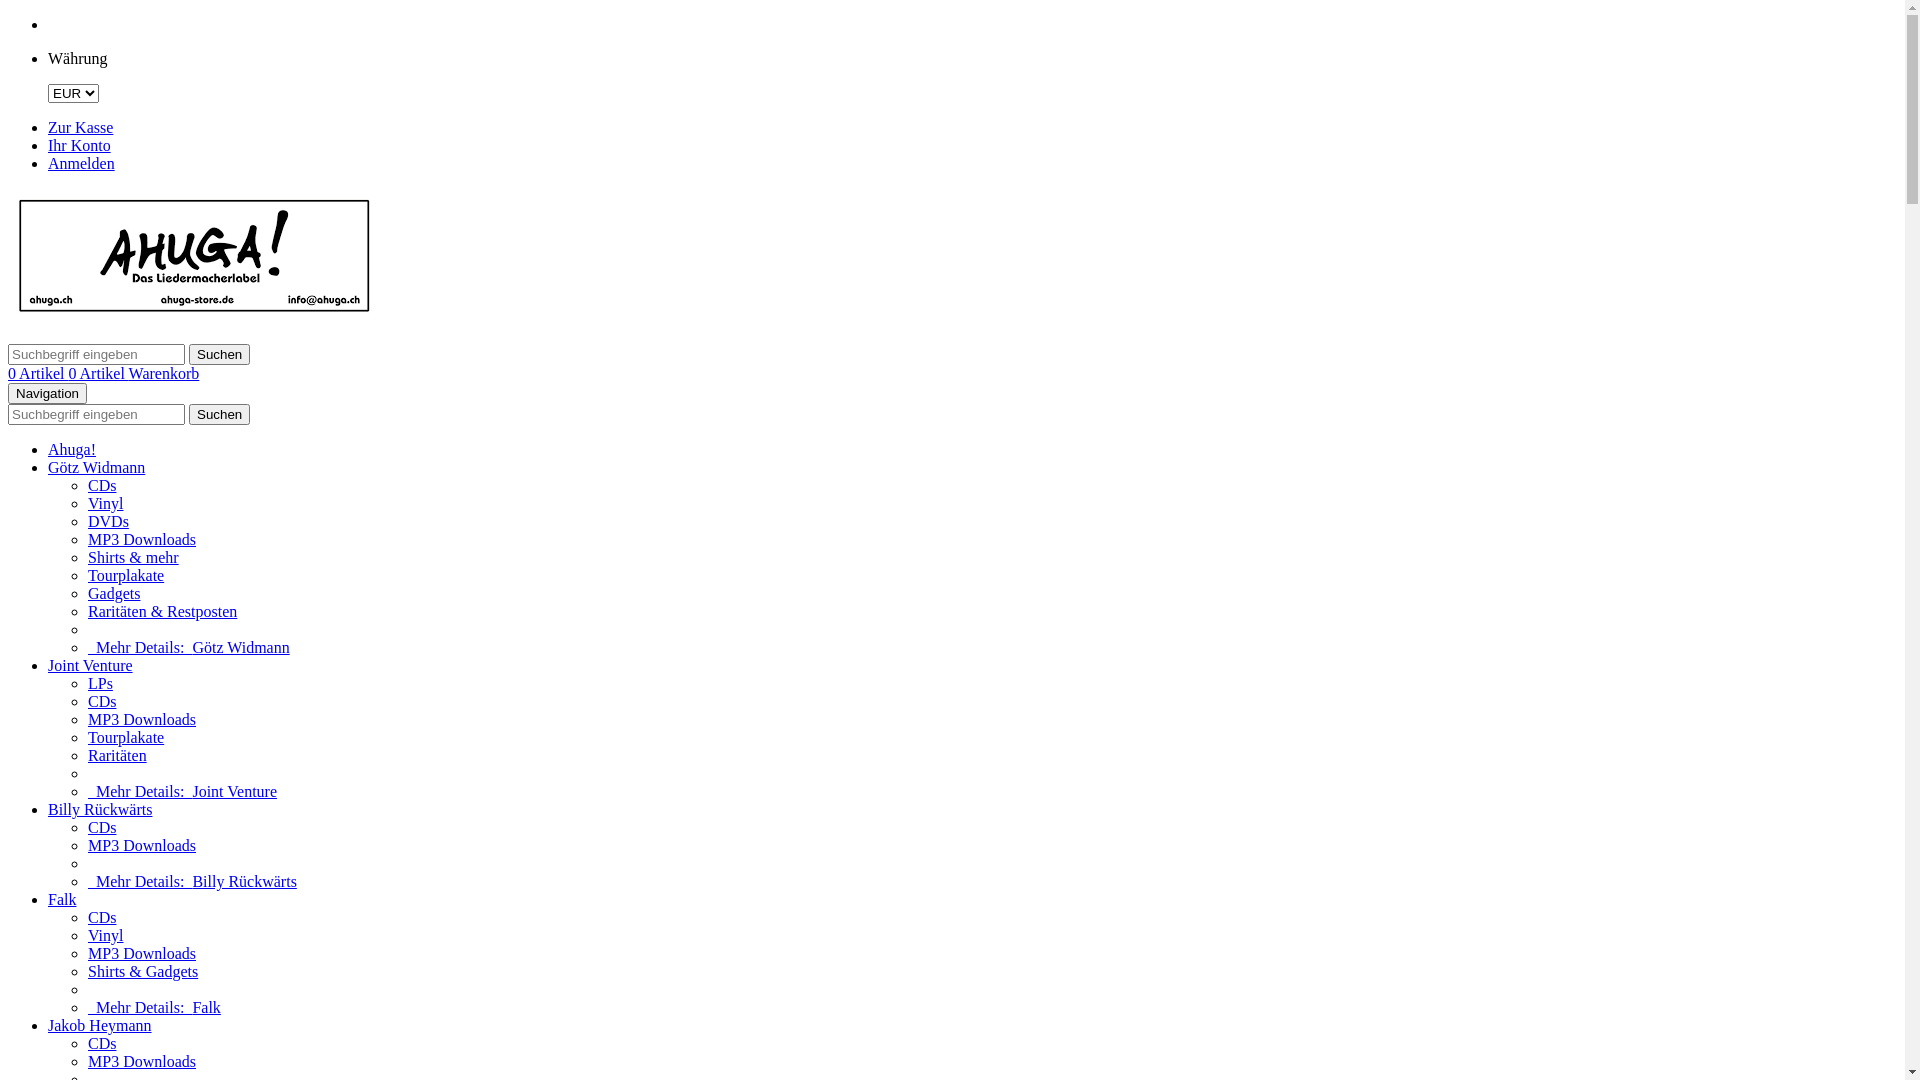  Describe the element at coordinates (86, 935) in the screenshot. I see `'Vinyl'` at that location.